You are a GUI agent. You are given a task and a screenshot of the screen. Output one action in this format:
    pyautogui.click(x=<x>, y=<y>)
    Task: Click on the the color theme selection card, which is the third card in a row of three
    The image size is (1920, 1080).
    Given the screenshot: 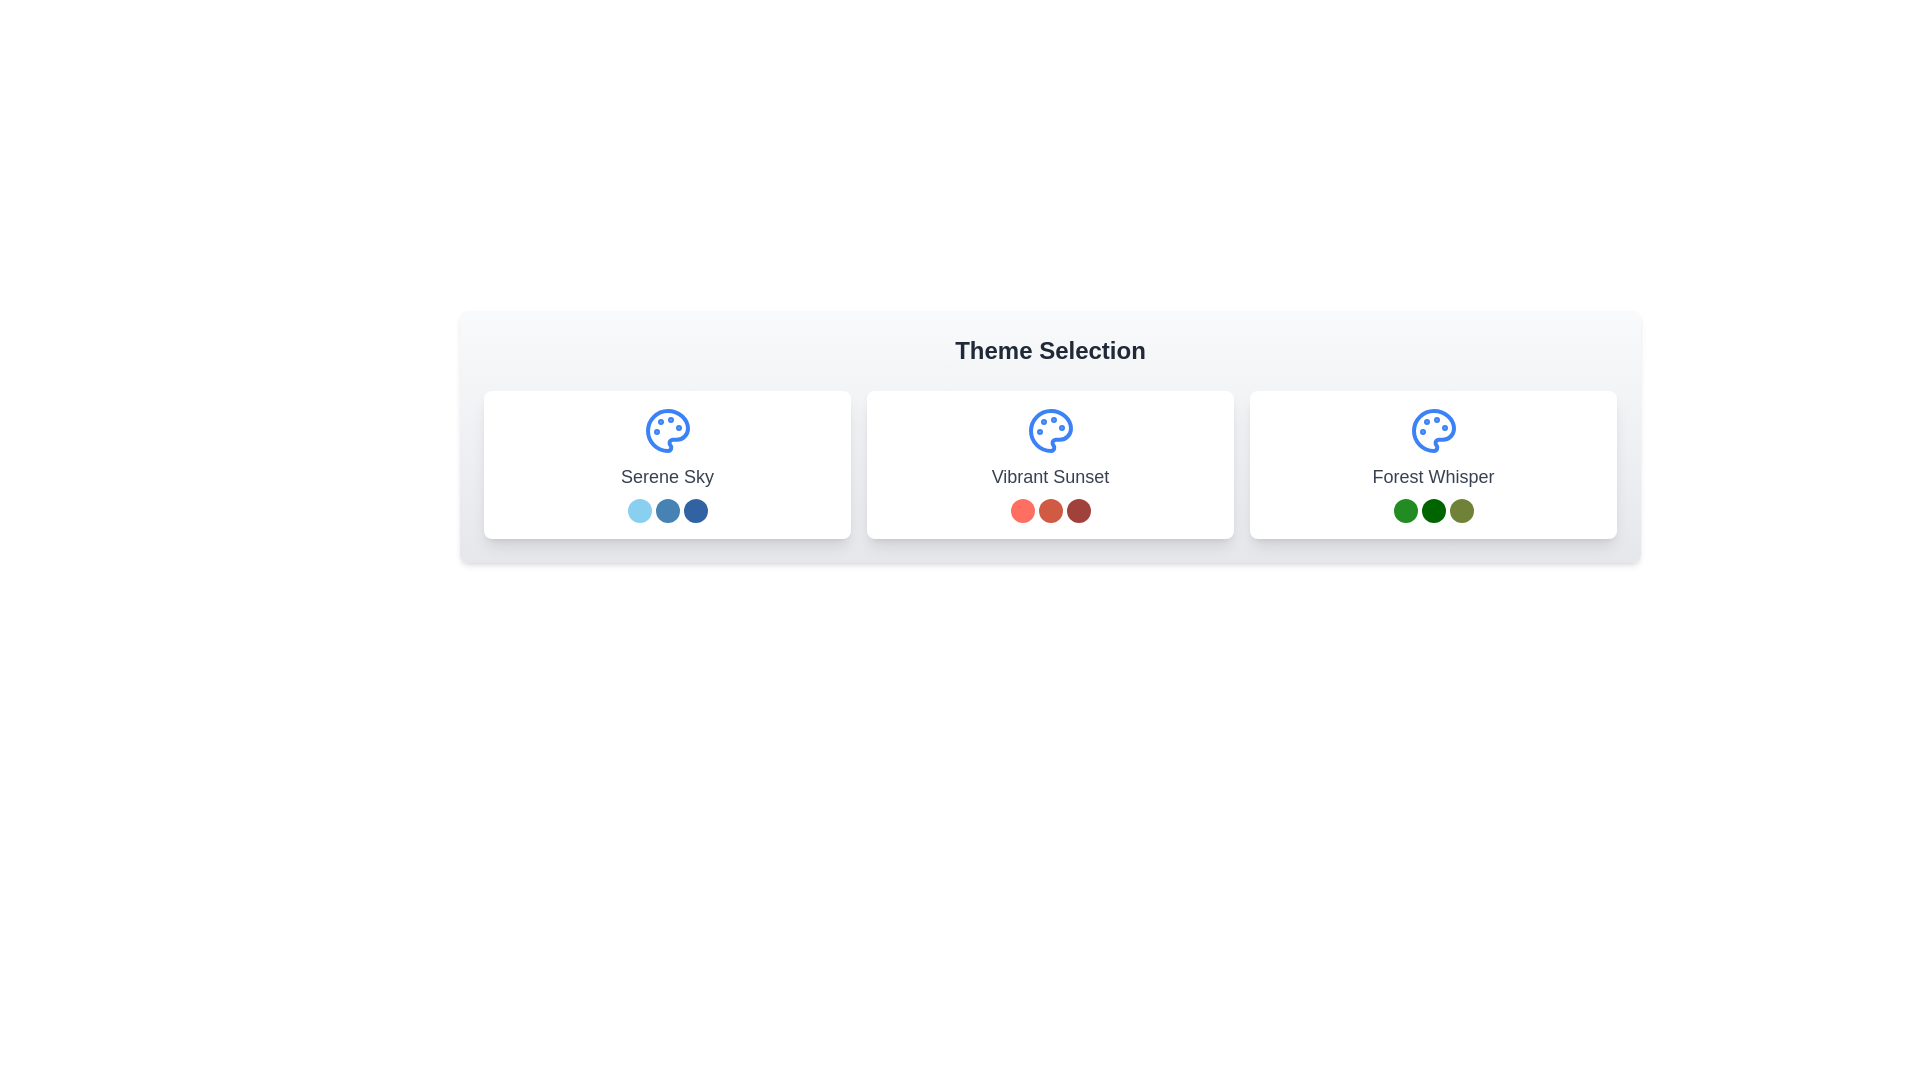 What is the action you would take?
    pyautogui.click(x=1432, y=465)
    